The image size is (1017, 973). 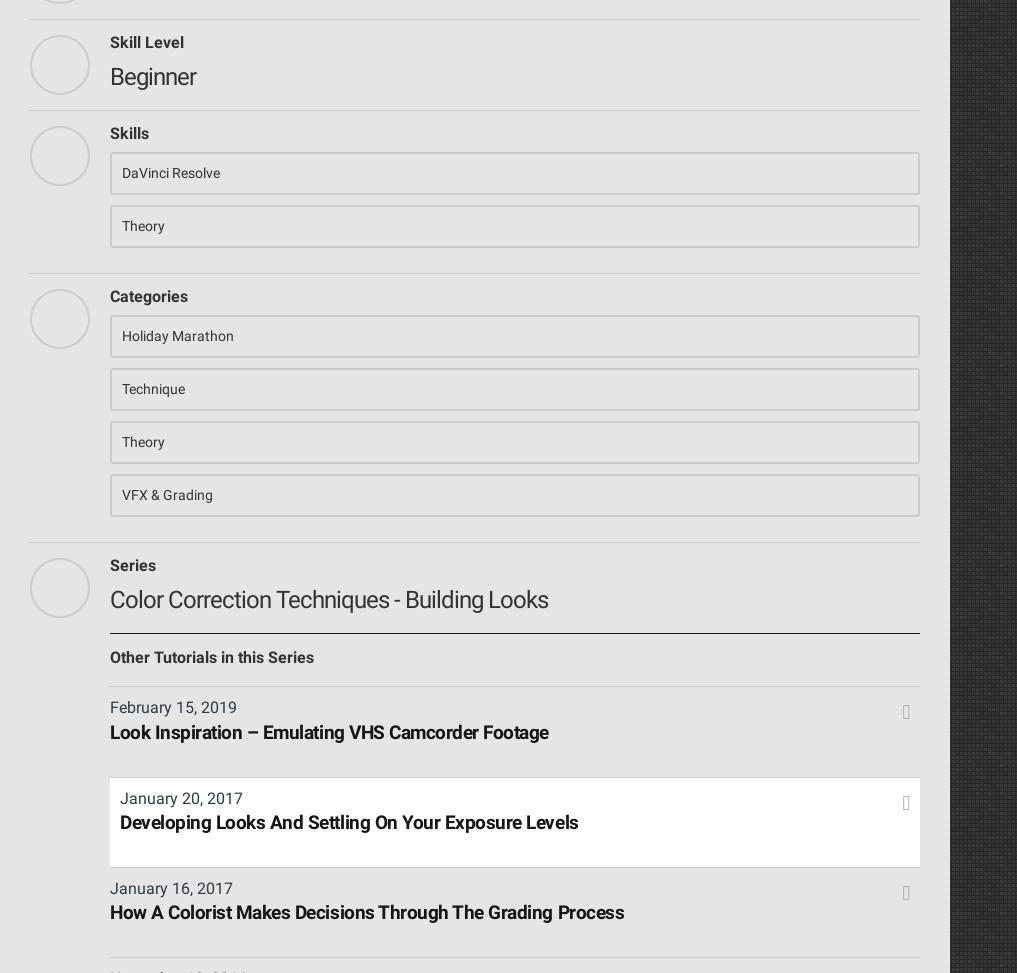 What do you see at coordinates (173, 707) in the screenshot?
I see `'February 15, 2019'` at bounding box center [173, 707].